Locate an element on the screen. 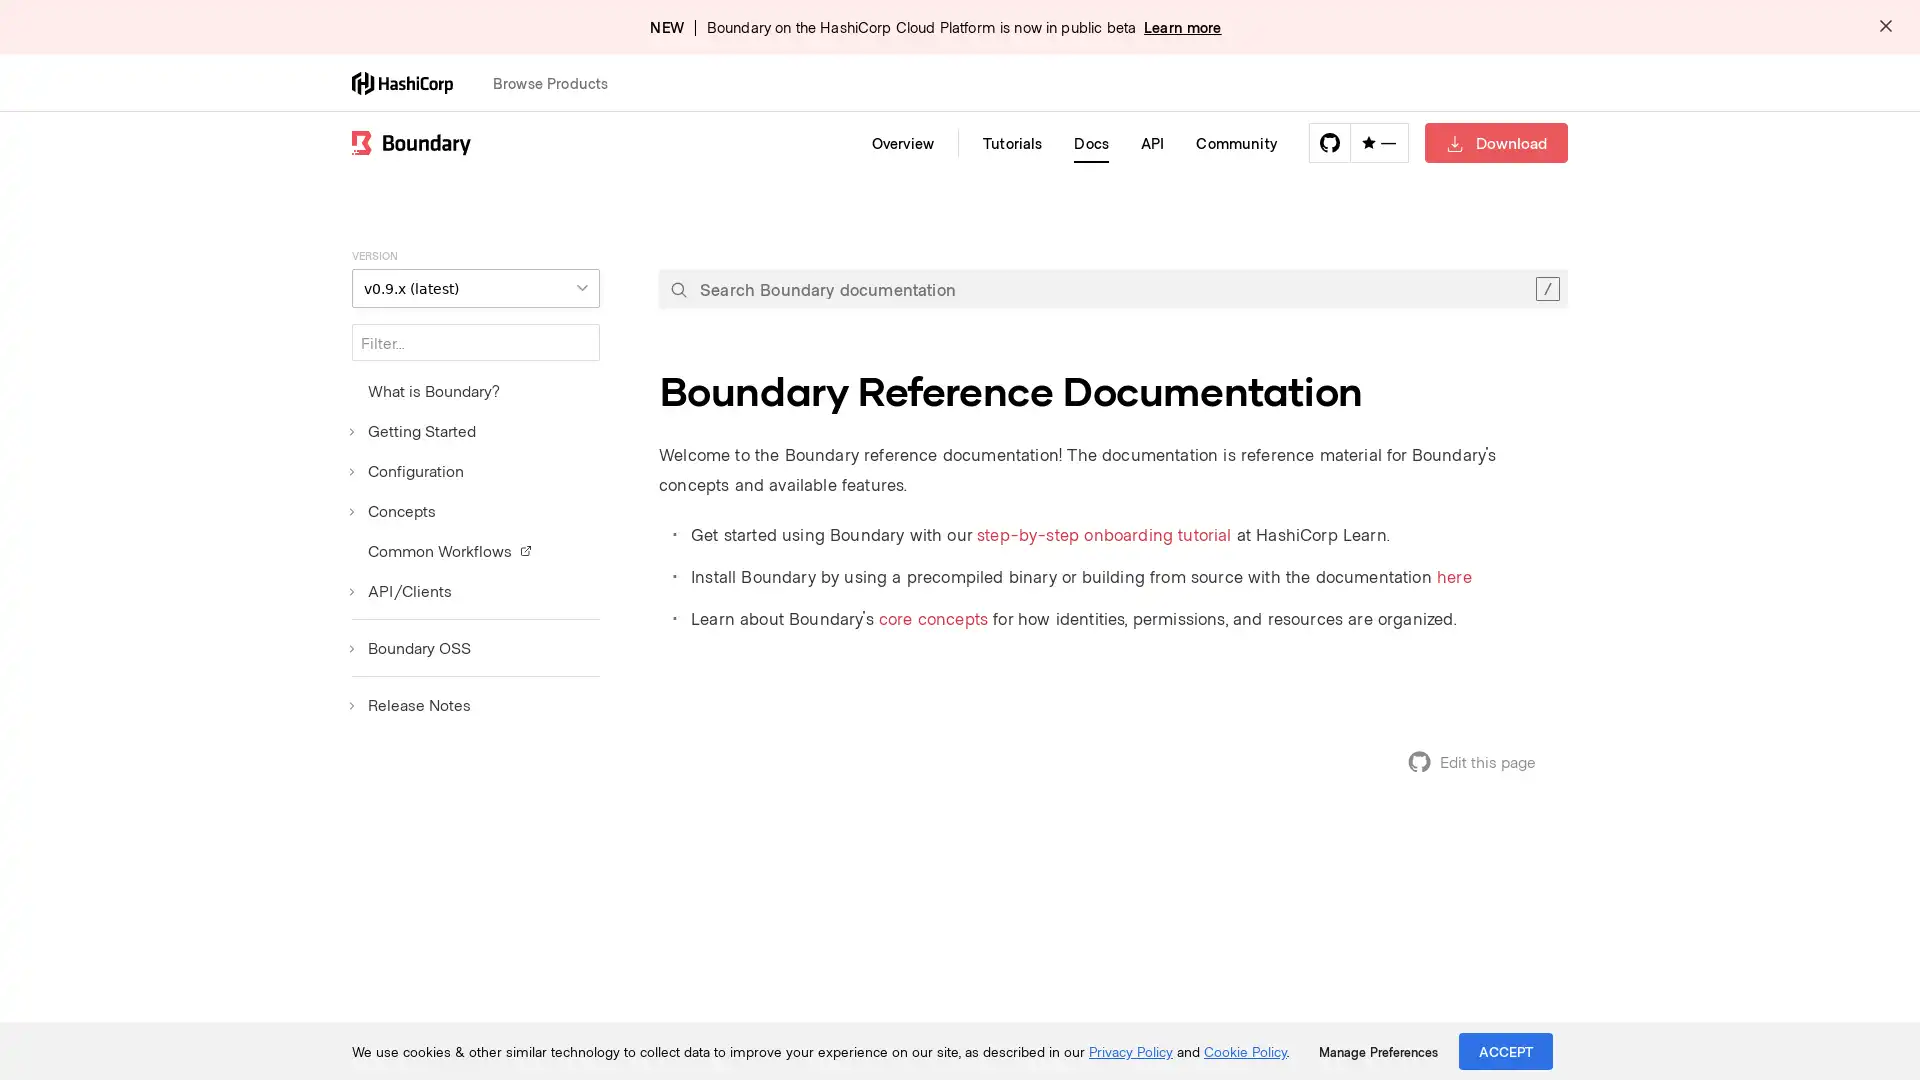  Clear the search query. is located at coordinates (1546, 289).